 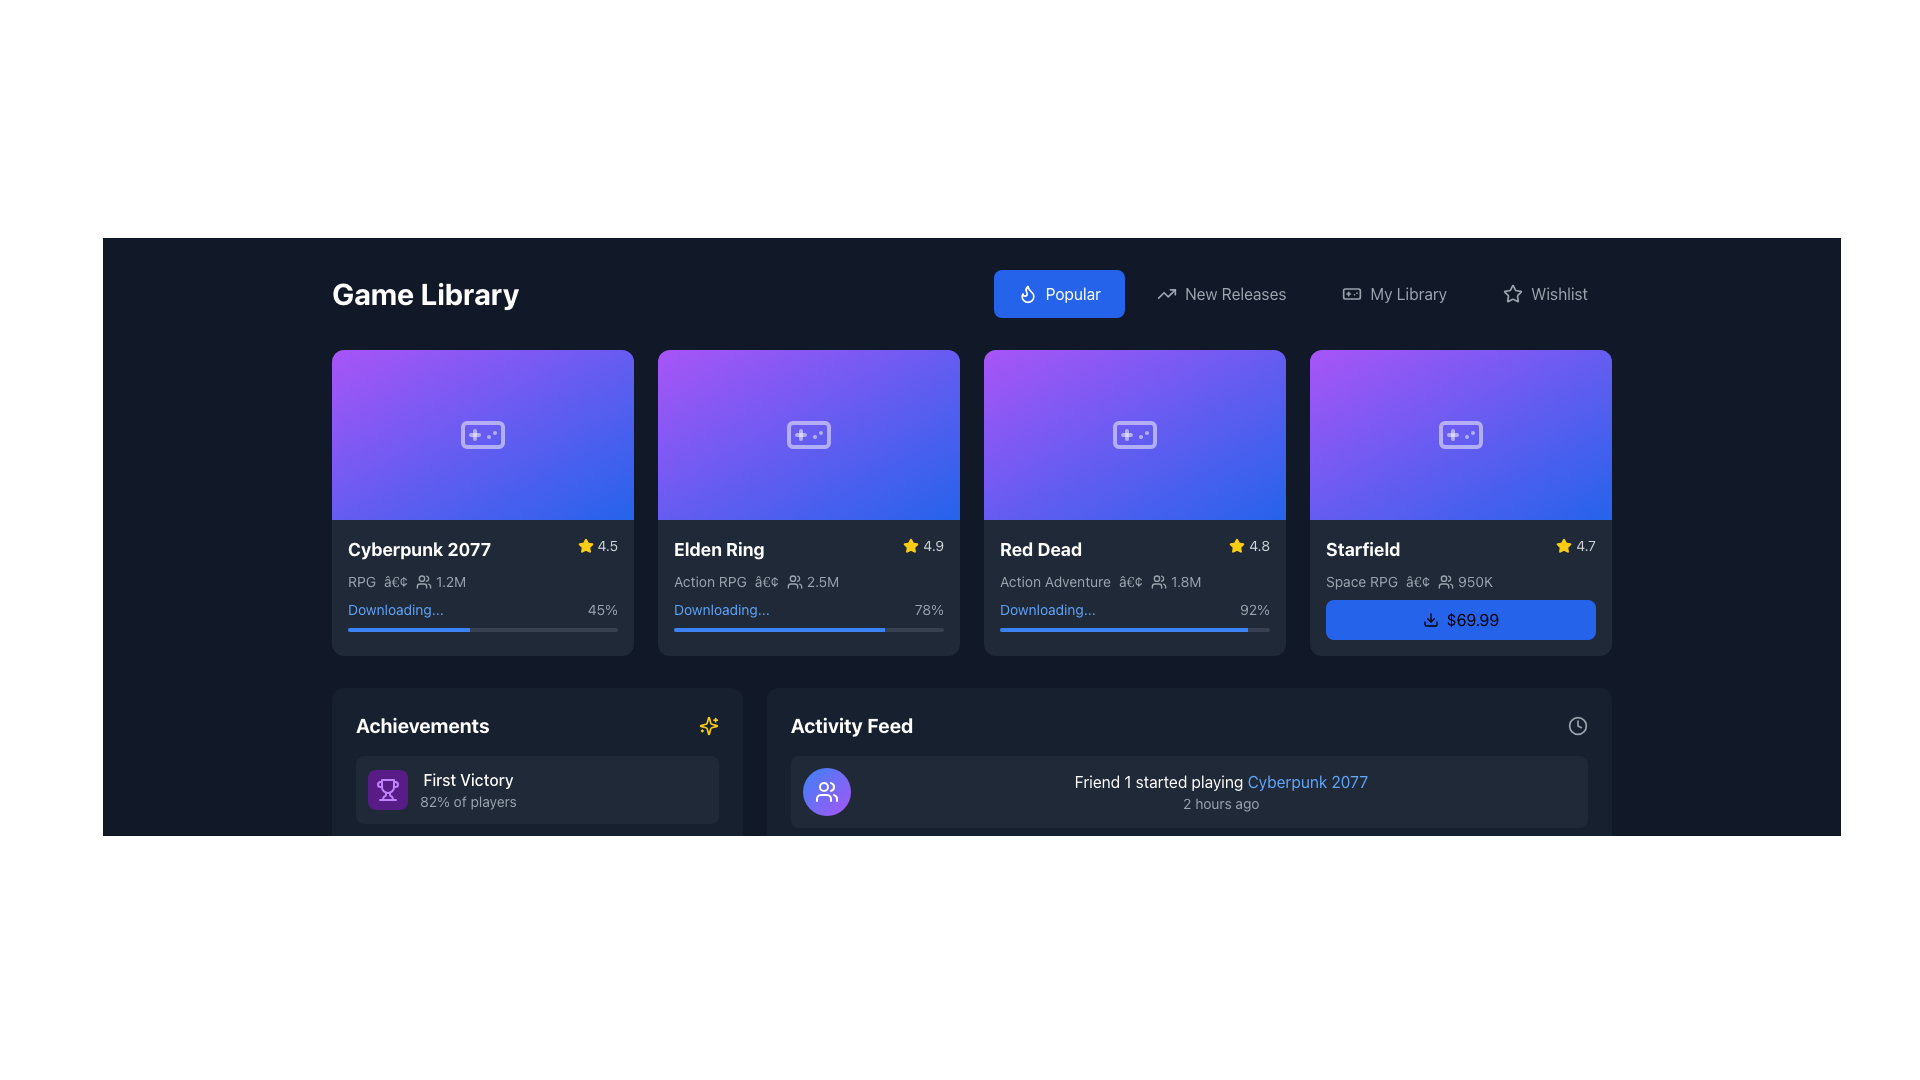 What do you see at coordinates (719, 549) in the screenshot?
I see `the text label displaying 'Elden Ring', which is styled to transition to blue when hovered over, located in the second column of the game library beneath the main game image` at bounding box center [719, 549].